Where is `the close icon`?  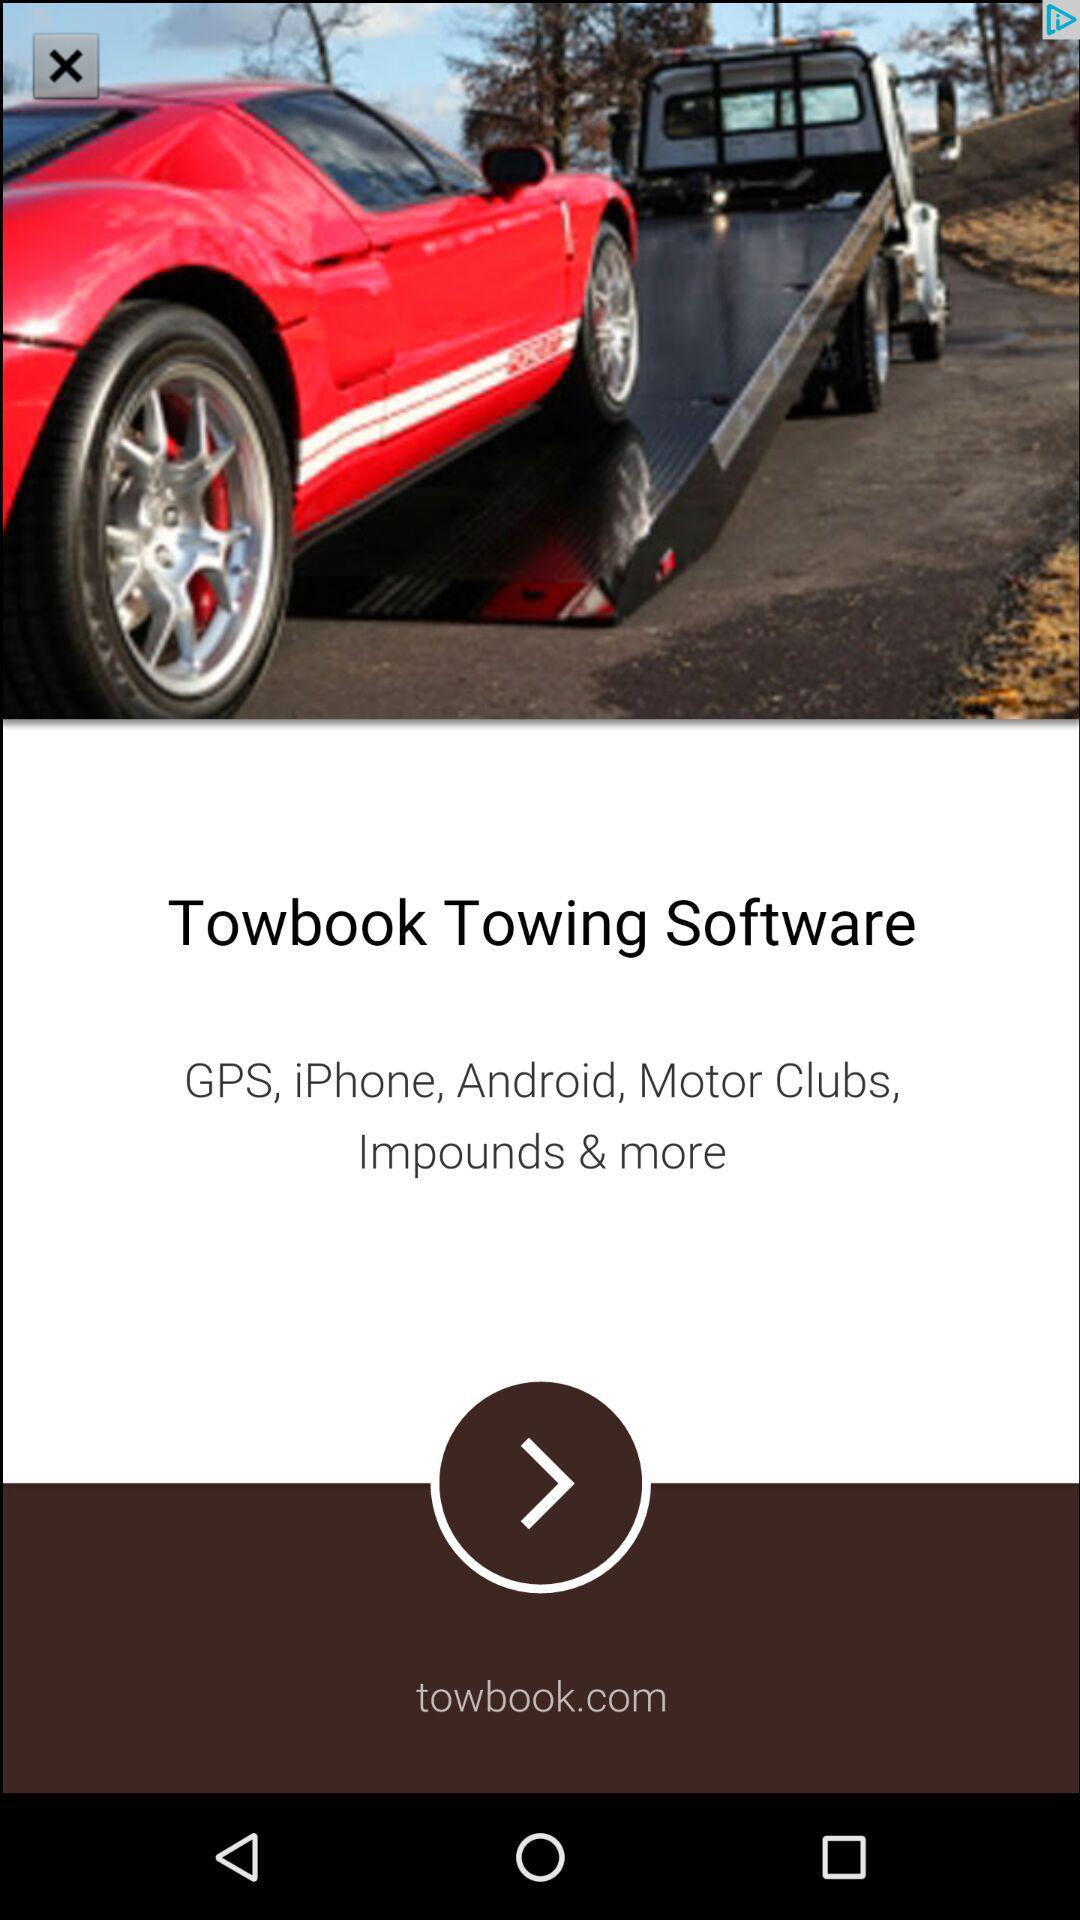
the close icon is located at coordinates (64, 70).